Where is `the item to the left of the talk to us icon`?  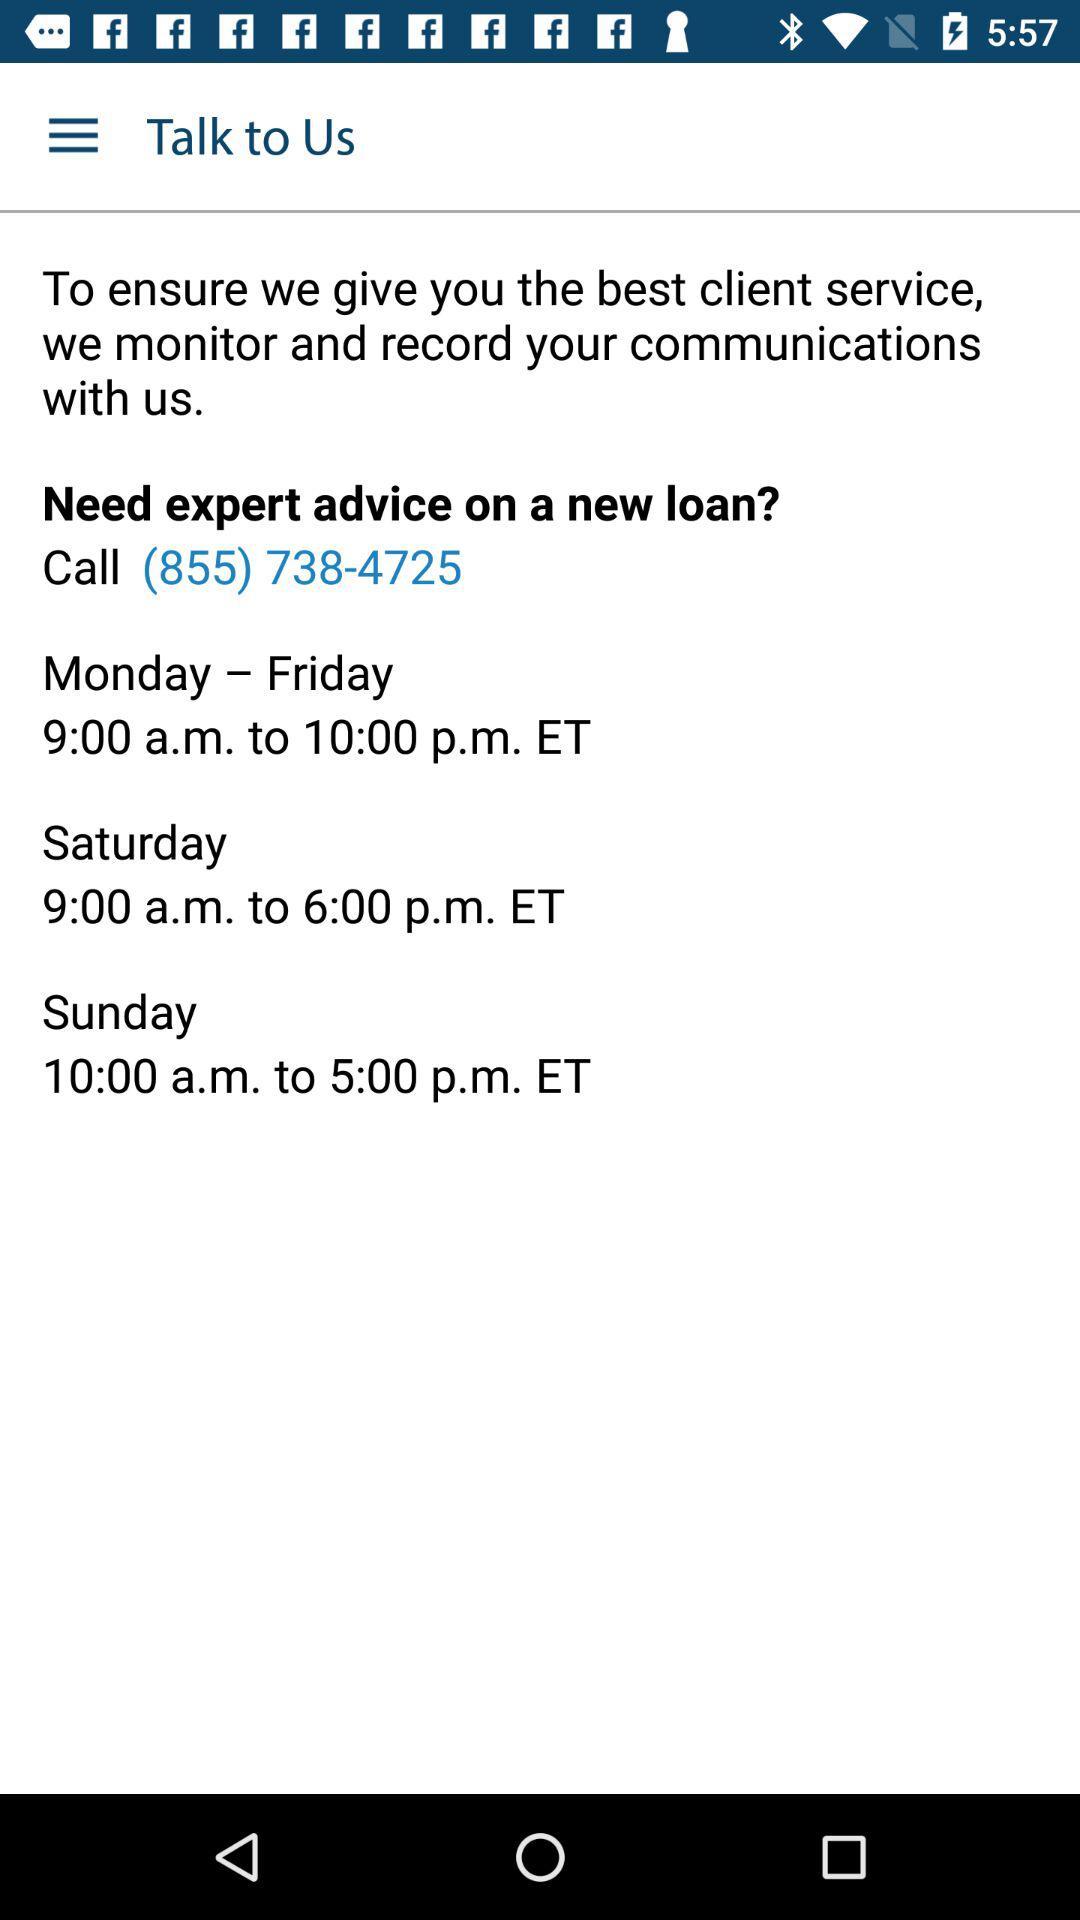
the item to the left of the talk to us icon is located at coordinates (72, 135).